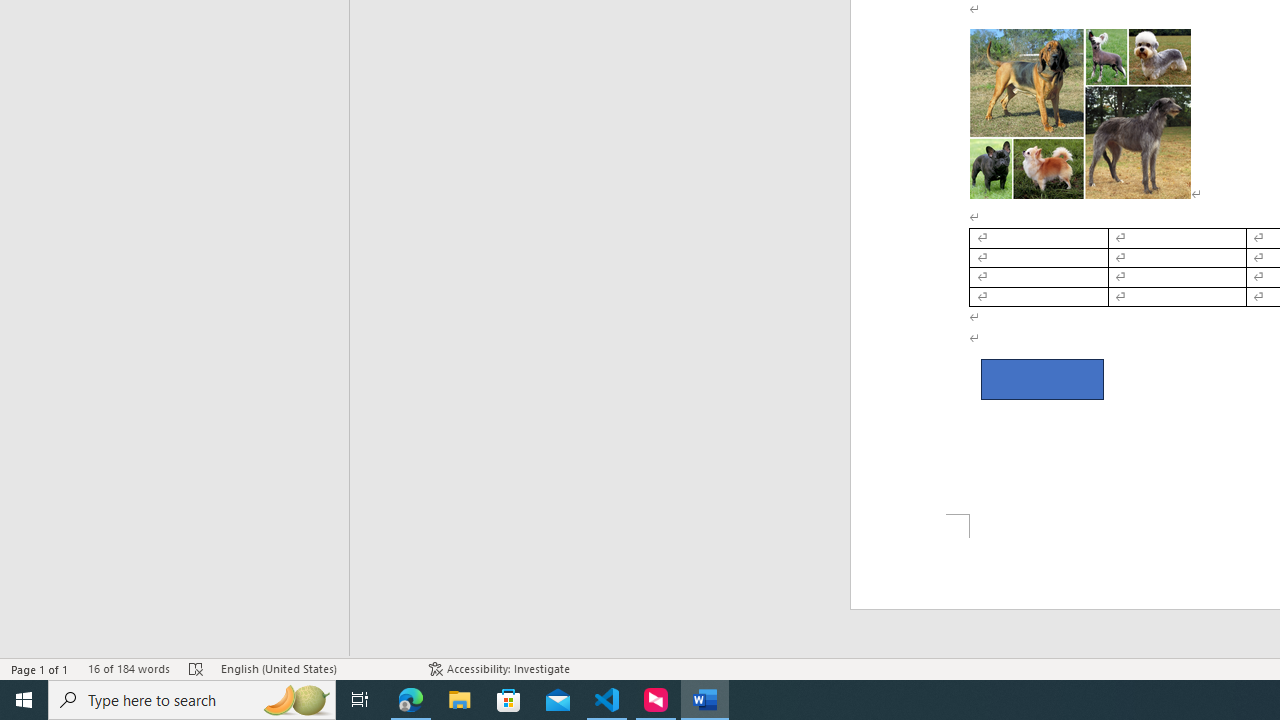 The width and height of the screenshot is (1280, 720). What do you see at coordinates (1079, 113) in the screenshot?
I see `'Morphological variation in six dogs'` at bounding box center [1079, 113].